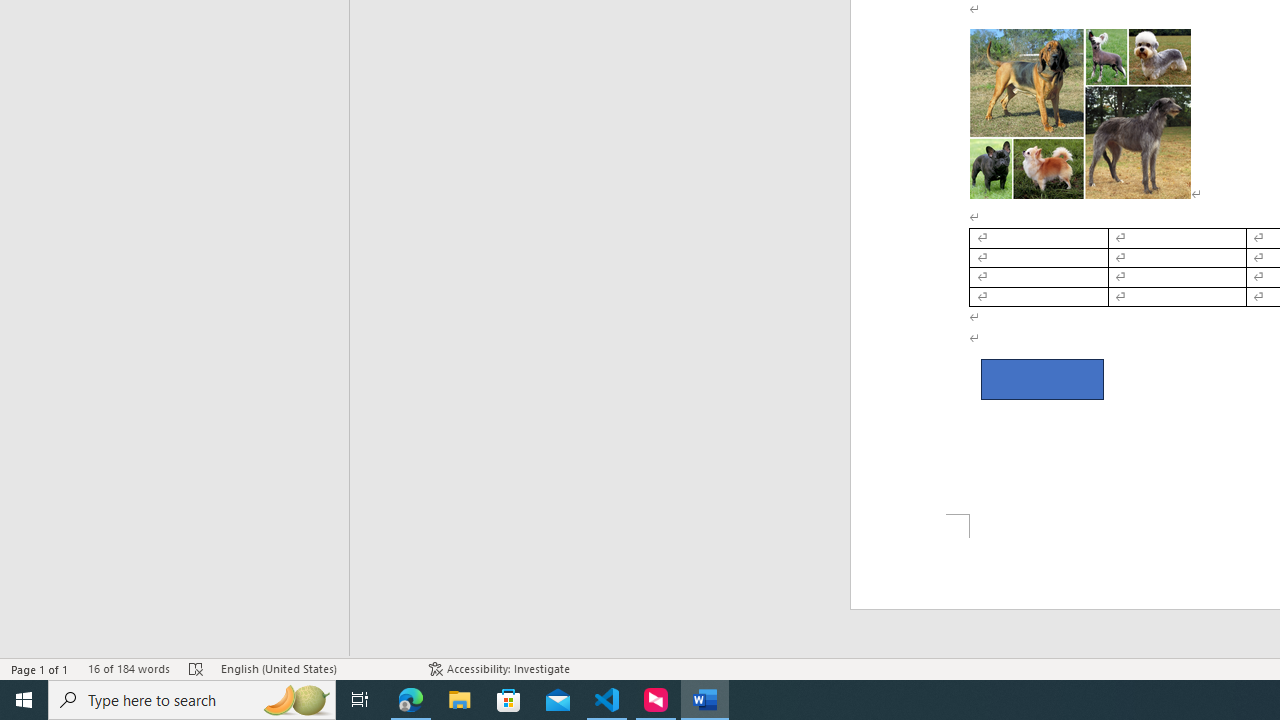 The width and height of the screenshot is (1280, 720). What do you see at coordinates (1079, 113) in the screenshot?
I see `'Morphological variation in six dogs'` at bounding box center [1079, 113].